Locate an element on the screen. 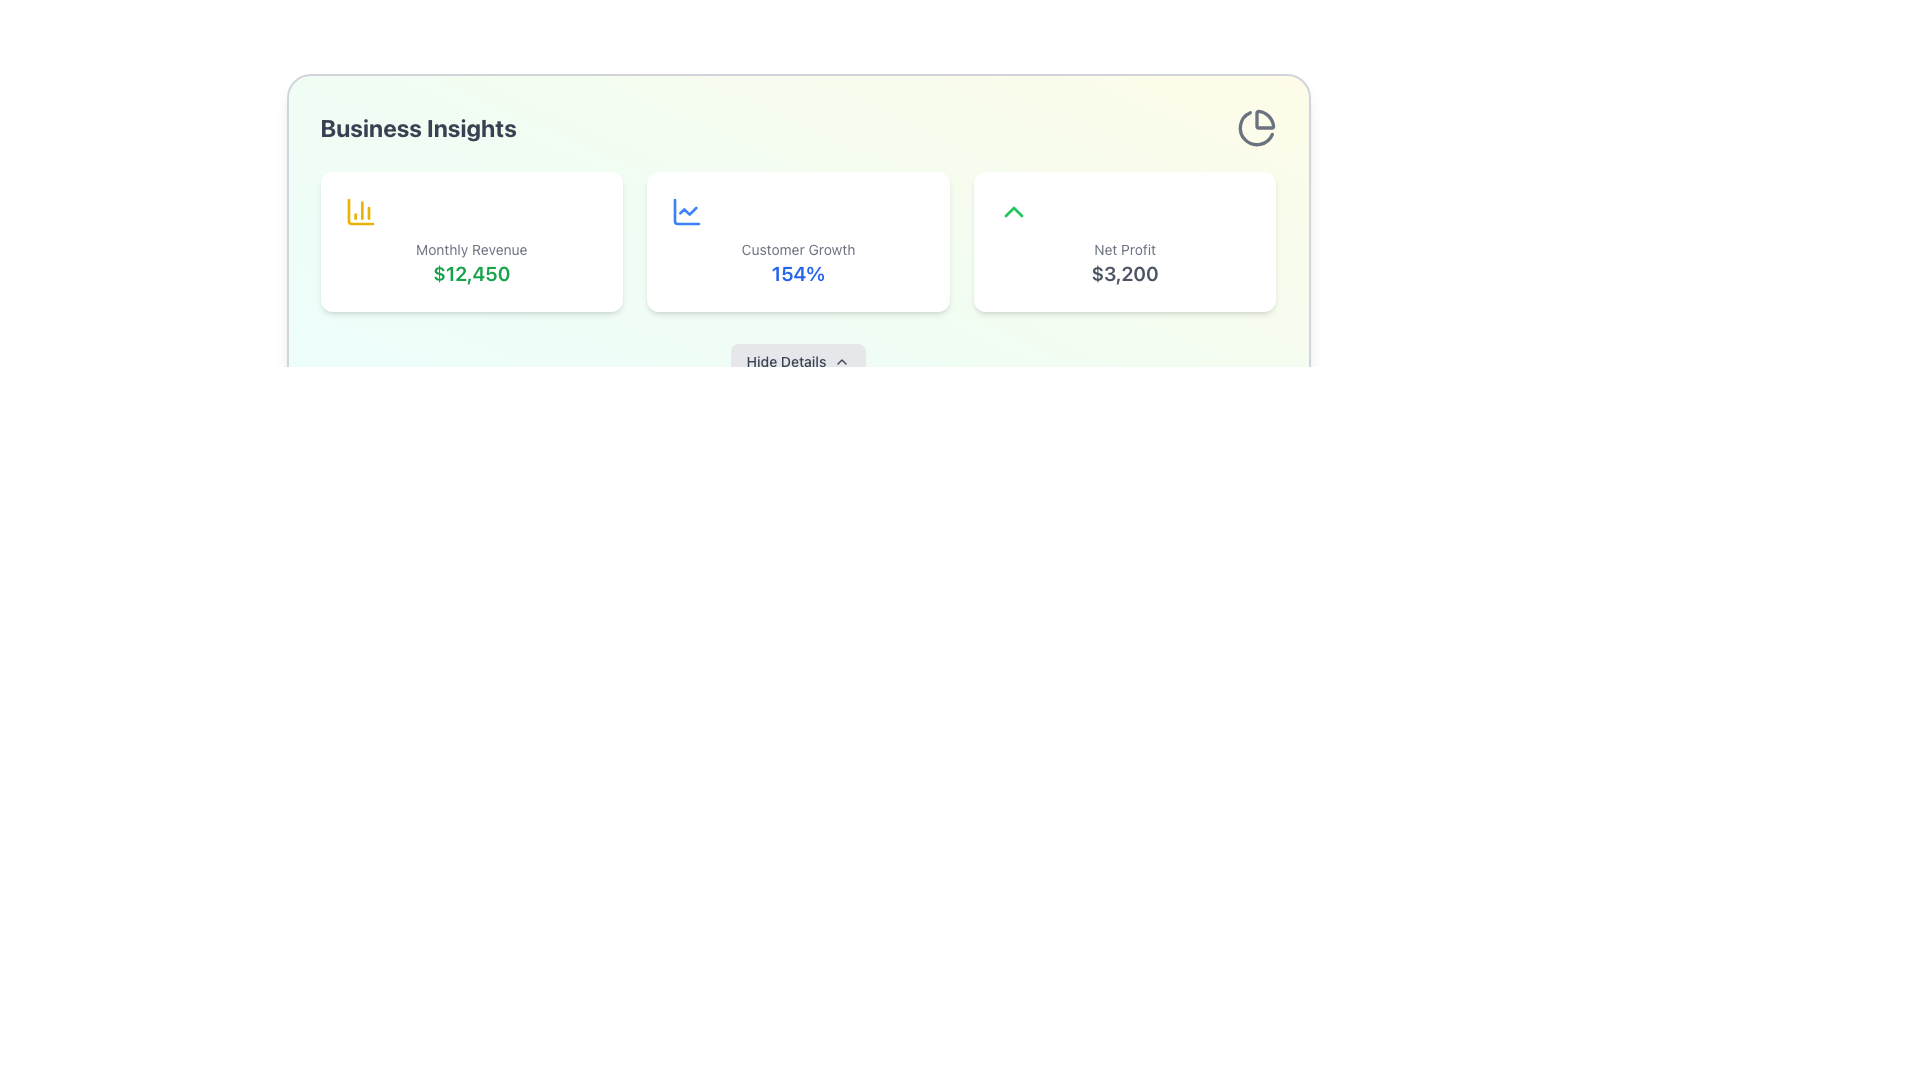  the icon representing statistical growth located in the 'Business Insights' section, positioned above the 'Customer Growth' label and the percentage '154%.' is located at coordinates (687, 212).